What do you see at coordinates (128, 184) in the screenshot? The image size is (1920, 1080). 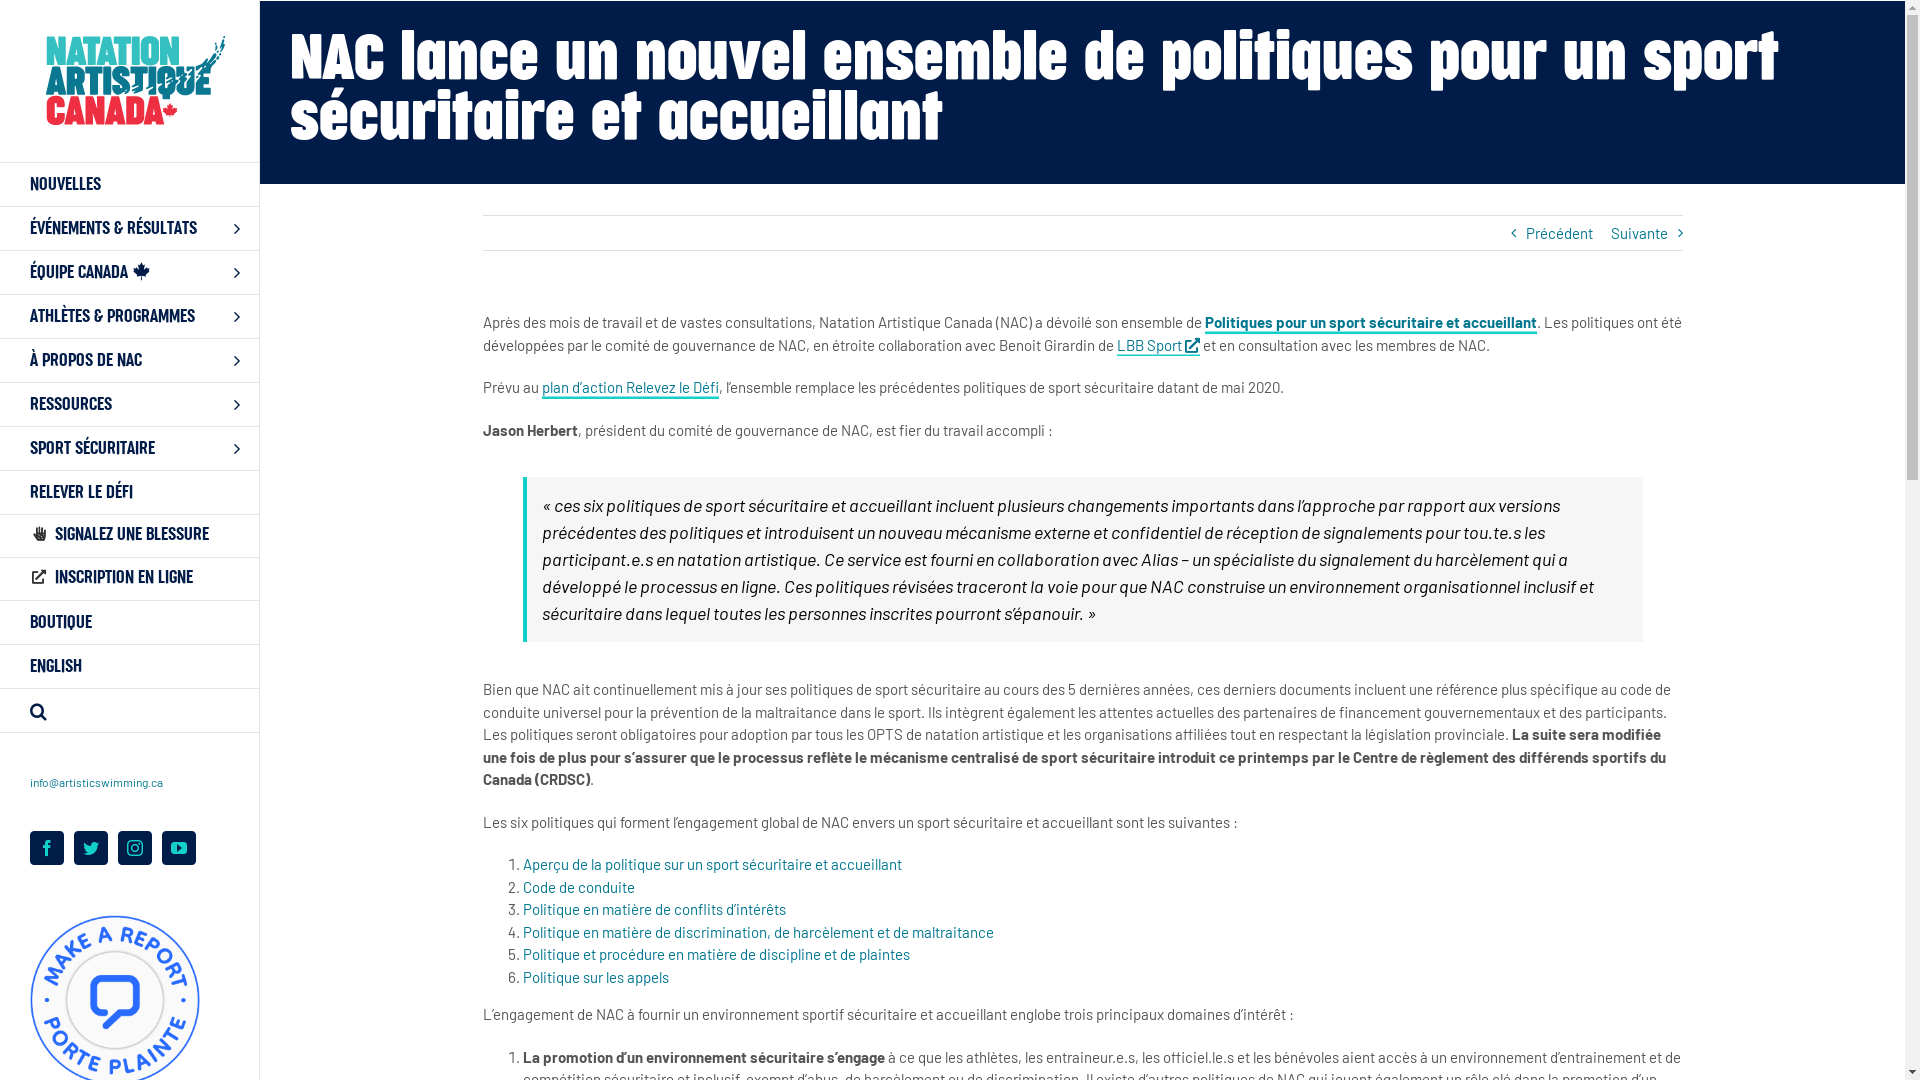 I see `'NOUVELLES'` at bounding box center [128, 184].